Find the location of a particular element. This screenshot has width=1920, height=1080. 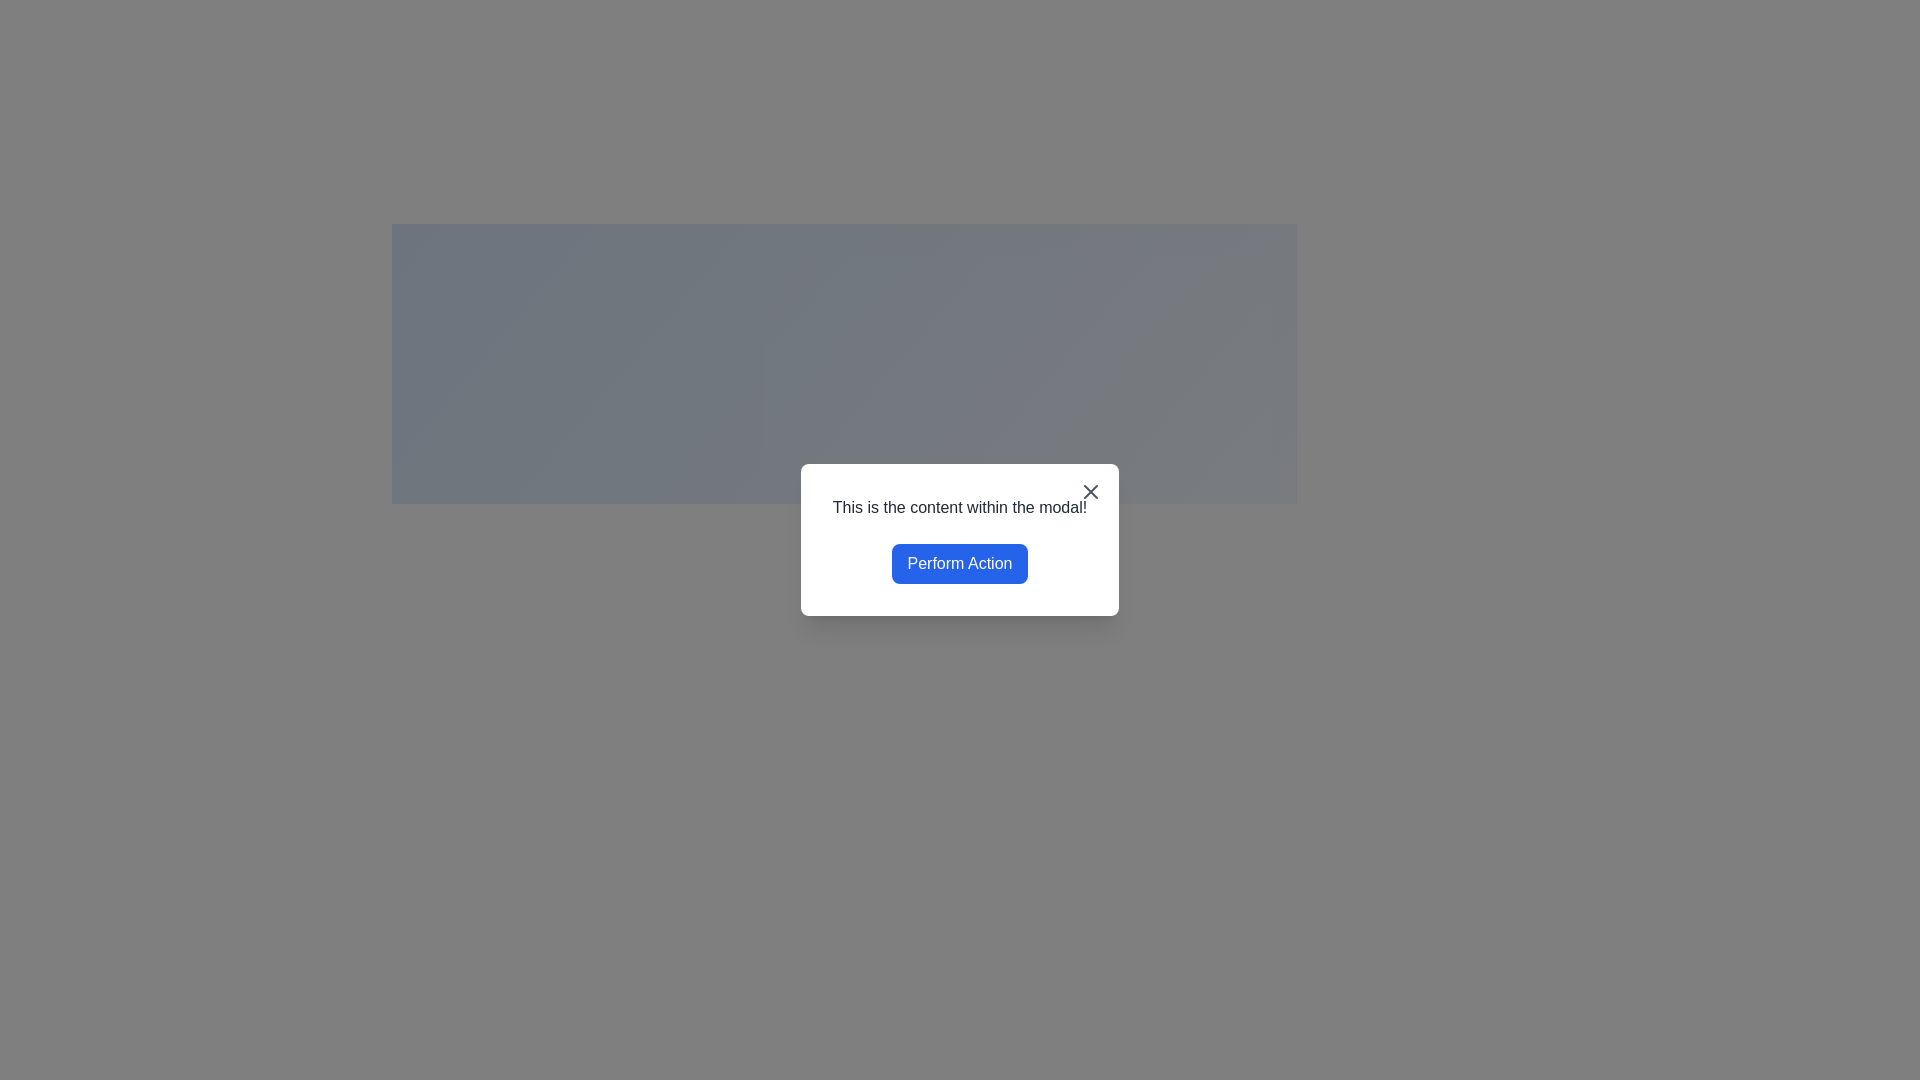

the close button located at the top-right corner of the modal is located at coordinates (1090, 492).